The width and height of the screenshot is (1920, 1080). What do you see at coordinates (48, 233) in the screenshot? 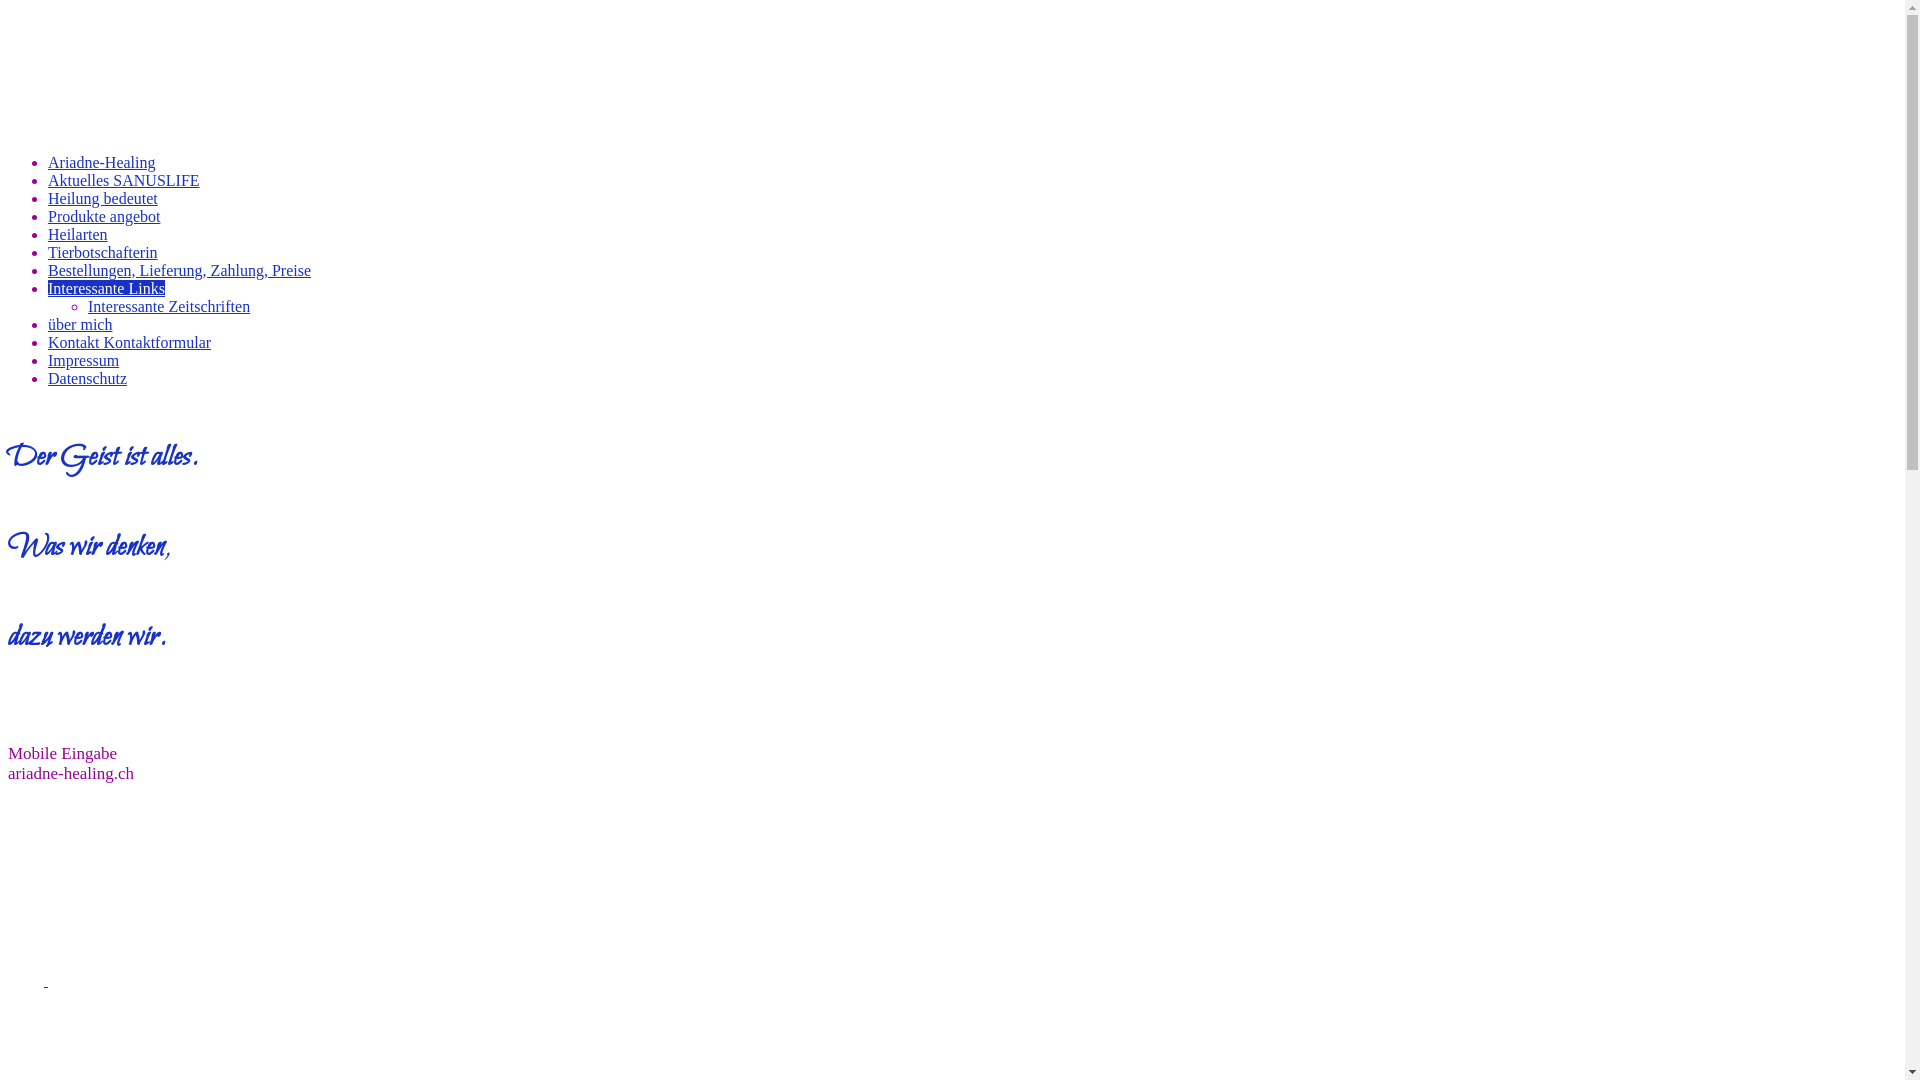
I see `'Heilarten'` at bounding box center [48, 233].